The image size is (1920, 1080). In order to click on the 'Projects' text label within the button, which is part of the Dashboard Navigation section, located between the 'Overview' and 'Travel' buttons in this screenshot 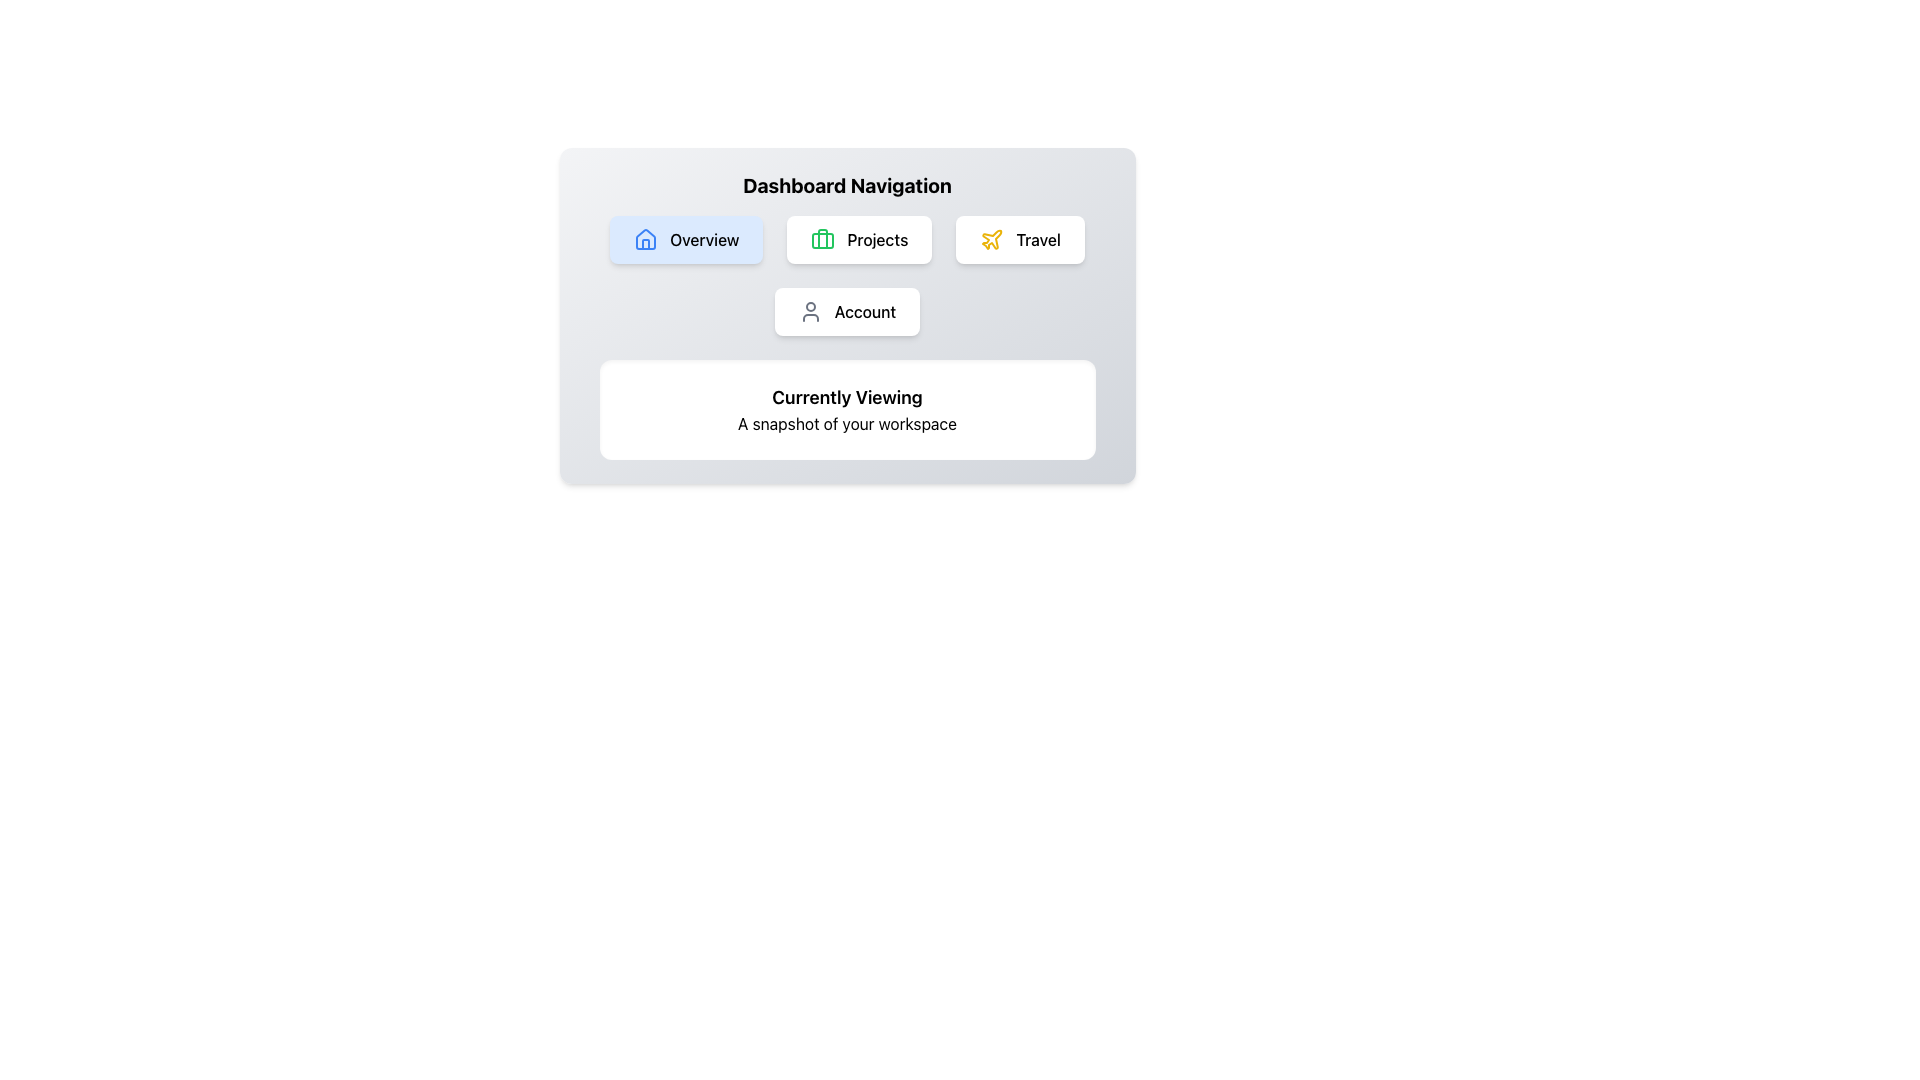, I will do `click(877, 238)`.